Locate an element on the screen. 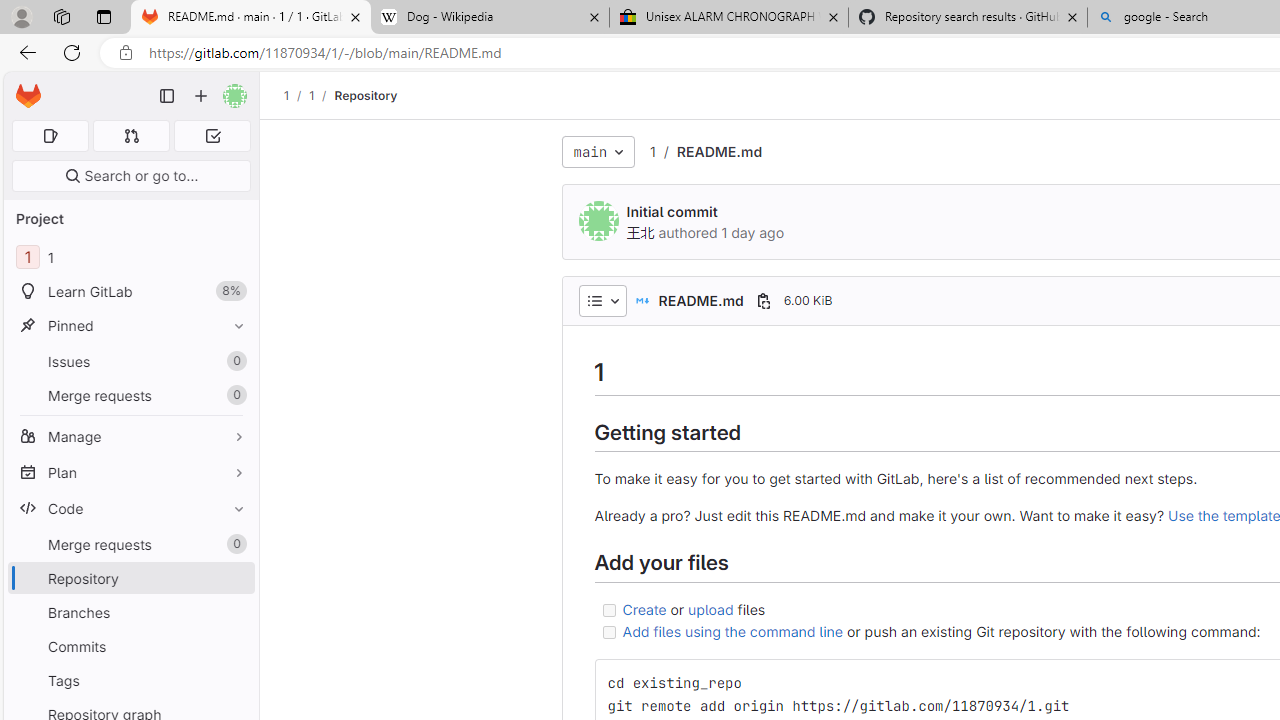  'AutomationID: dropdown-toggle-btn-52' is located at coordinates (601, 300).